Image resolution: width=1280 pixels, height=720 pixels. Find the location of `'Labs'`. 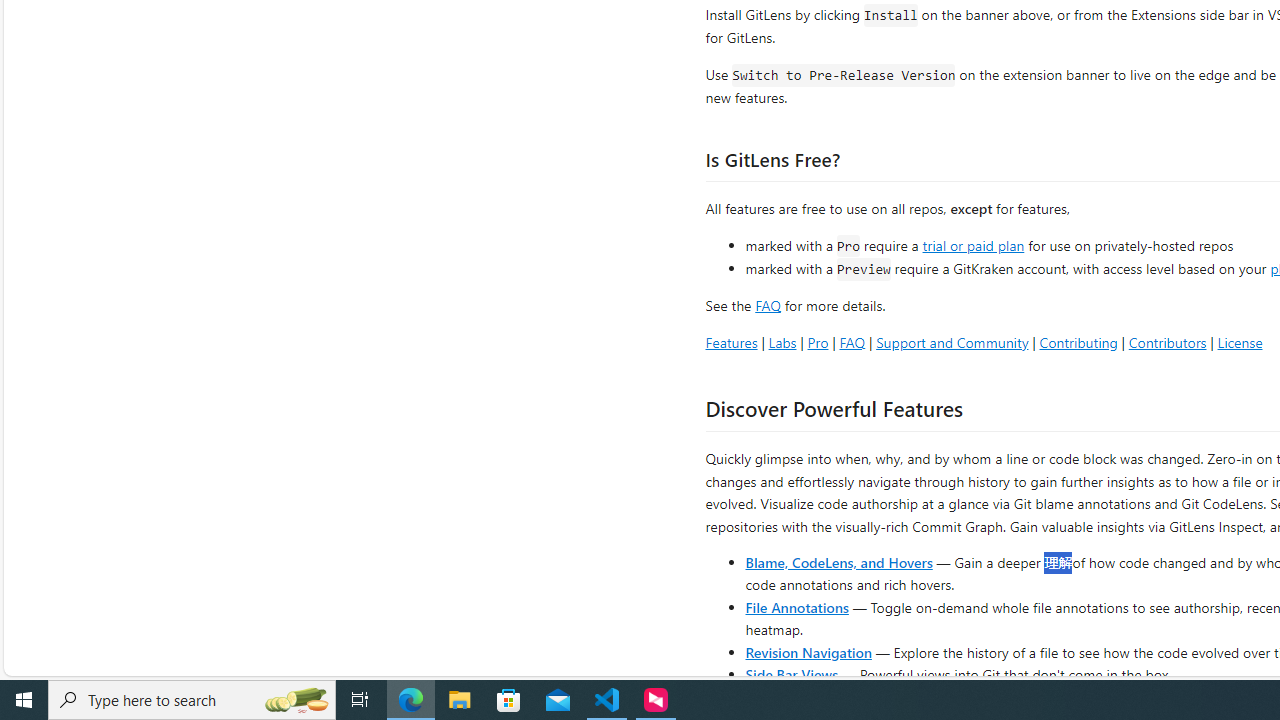

'Labs' is located at coordinates (781, 341).